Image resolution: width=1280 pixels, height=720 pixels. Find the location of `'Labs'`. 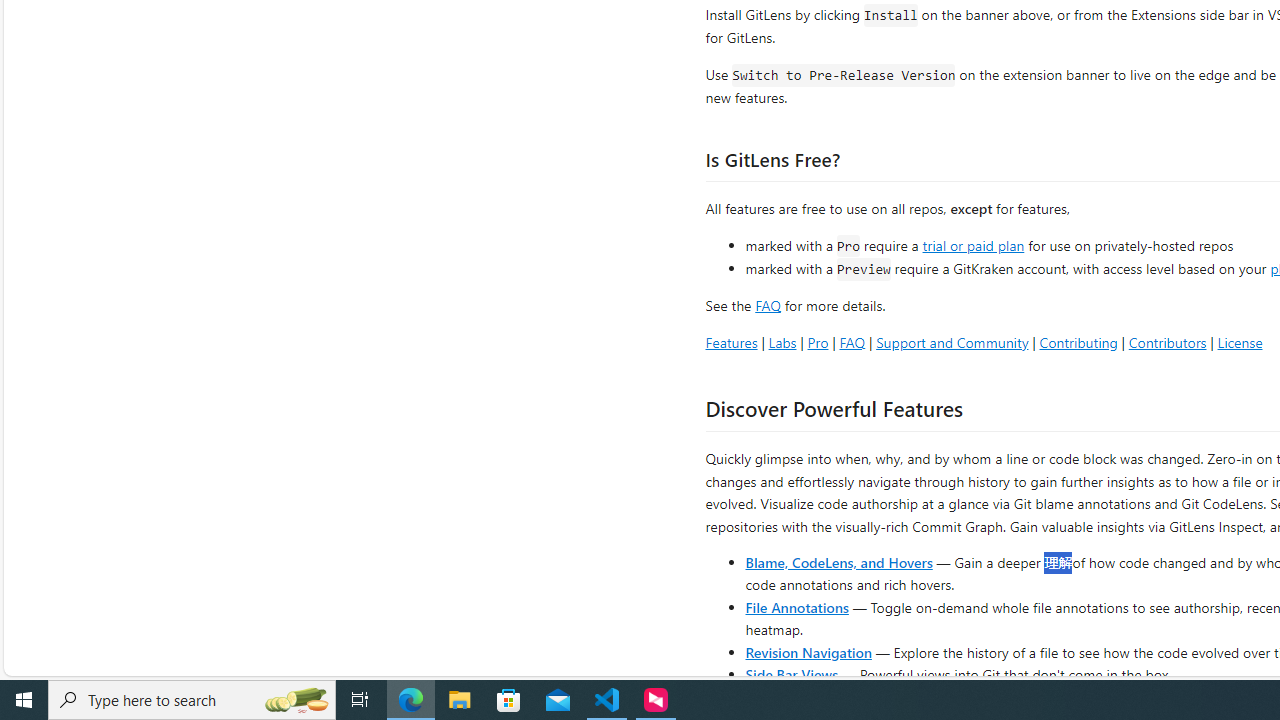

'Labs' is located at coordinates (781, 341).